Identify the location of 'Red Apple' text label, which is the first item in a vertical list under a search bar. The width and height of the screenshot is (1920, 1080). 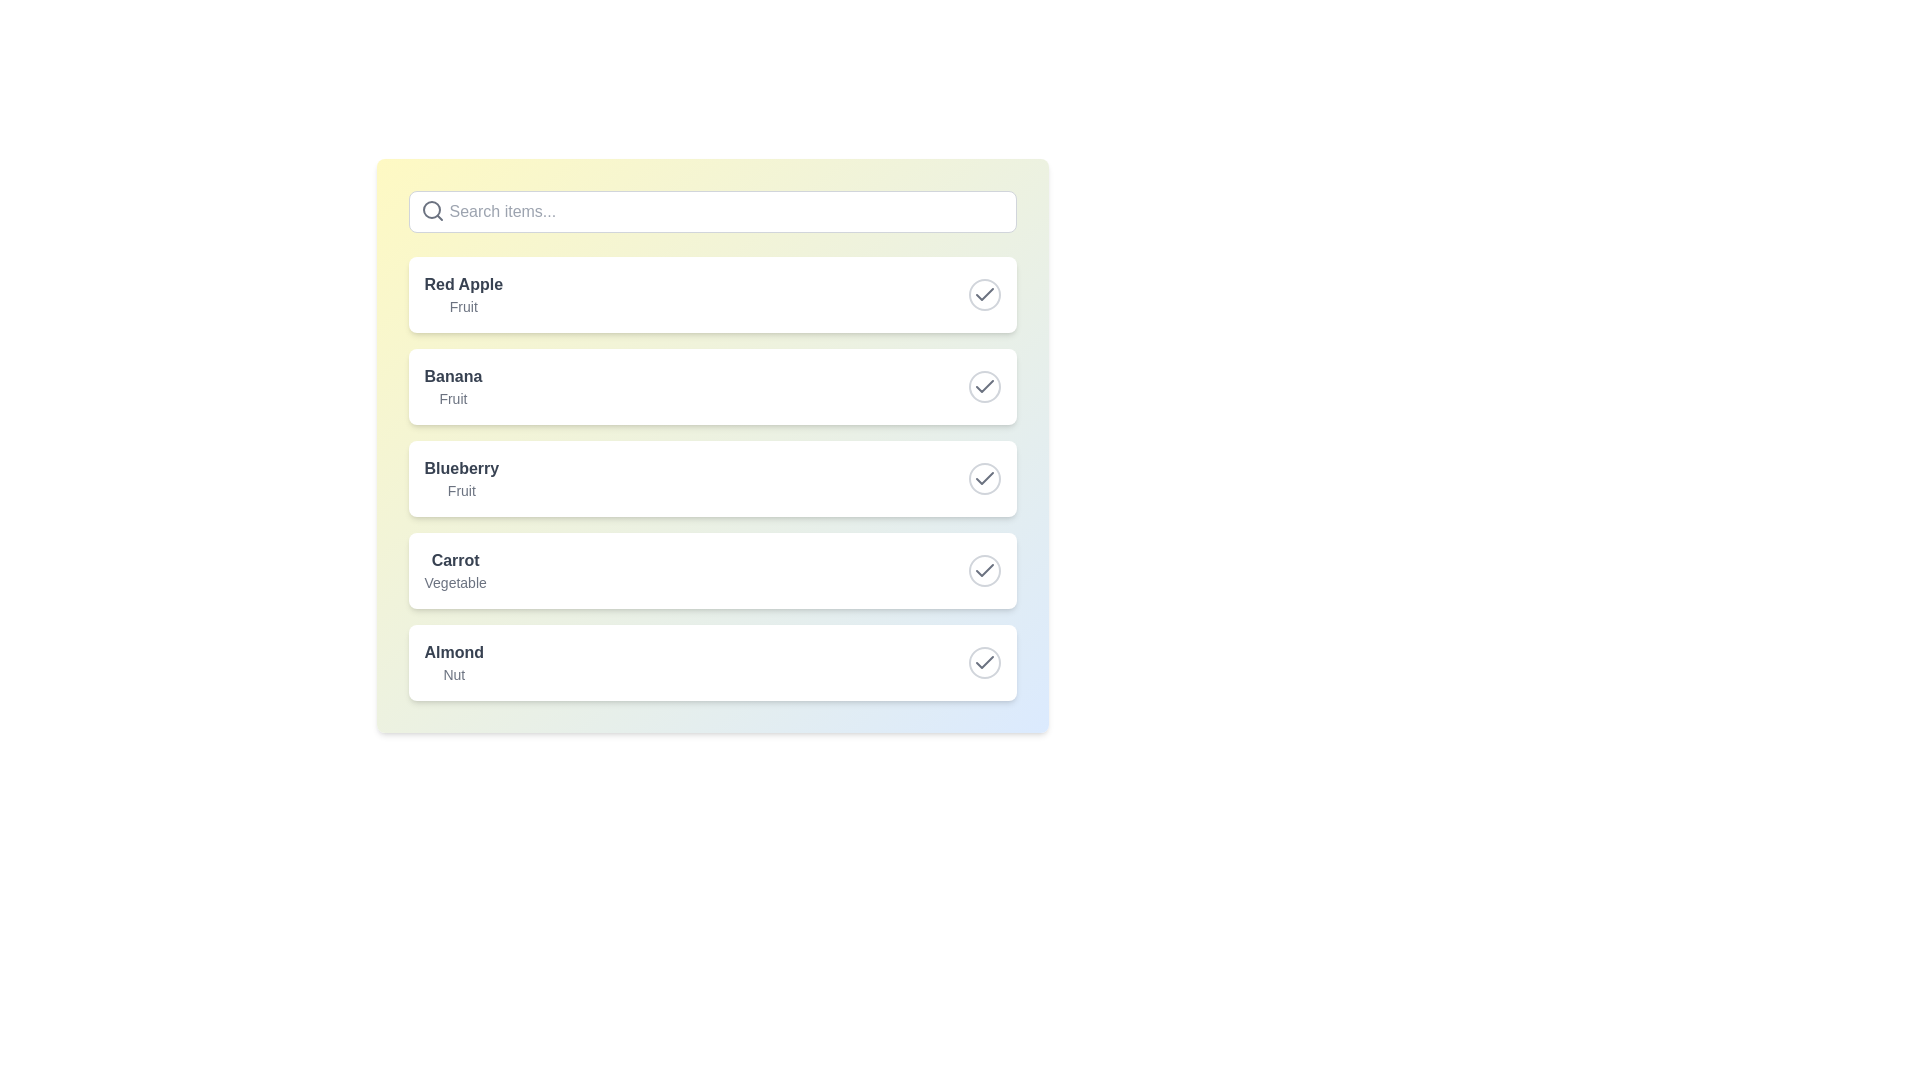
(462, 285).